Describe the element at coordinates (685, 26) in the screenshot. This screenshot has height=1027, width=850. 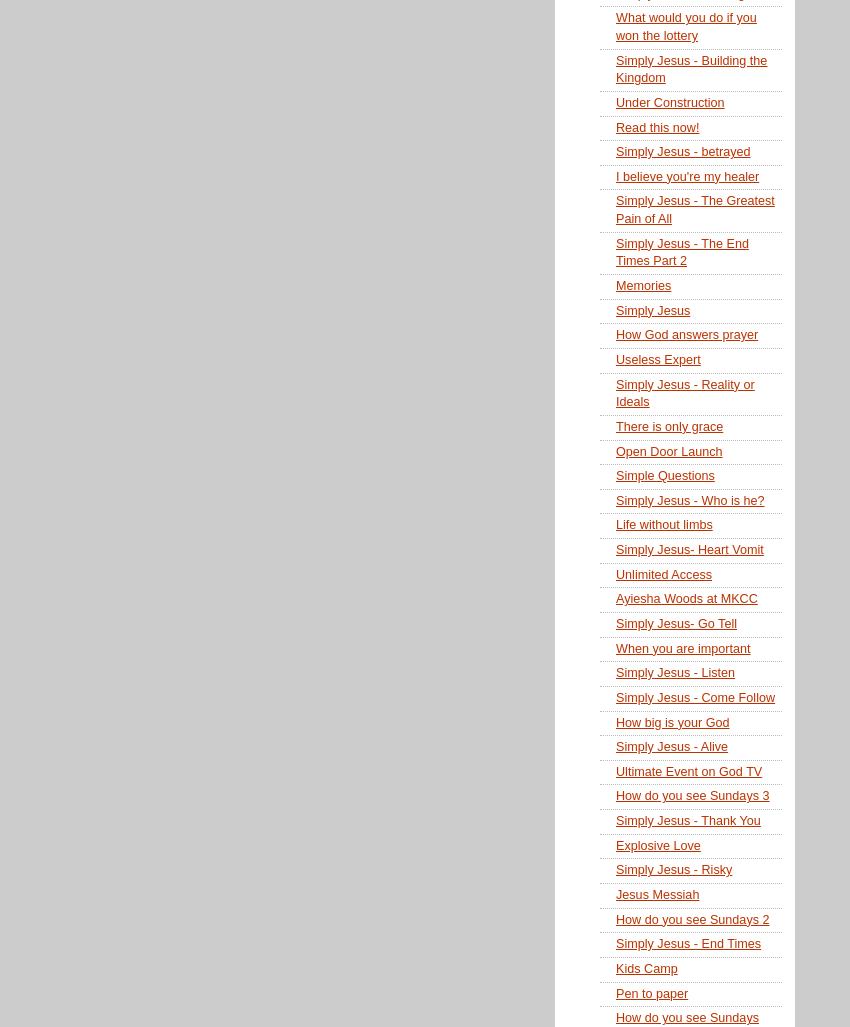
I see `'What would you do if you won the lottery'` at that location.